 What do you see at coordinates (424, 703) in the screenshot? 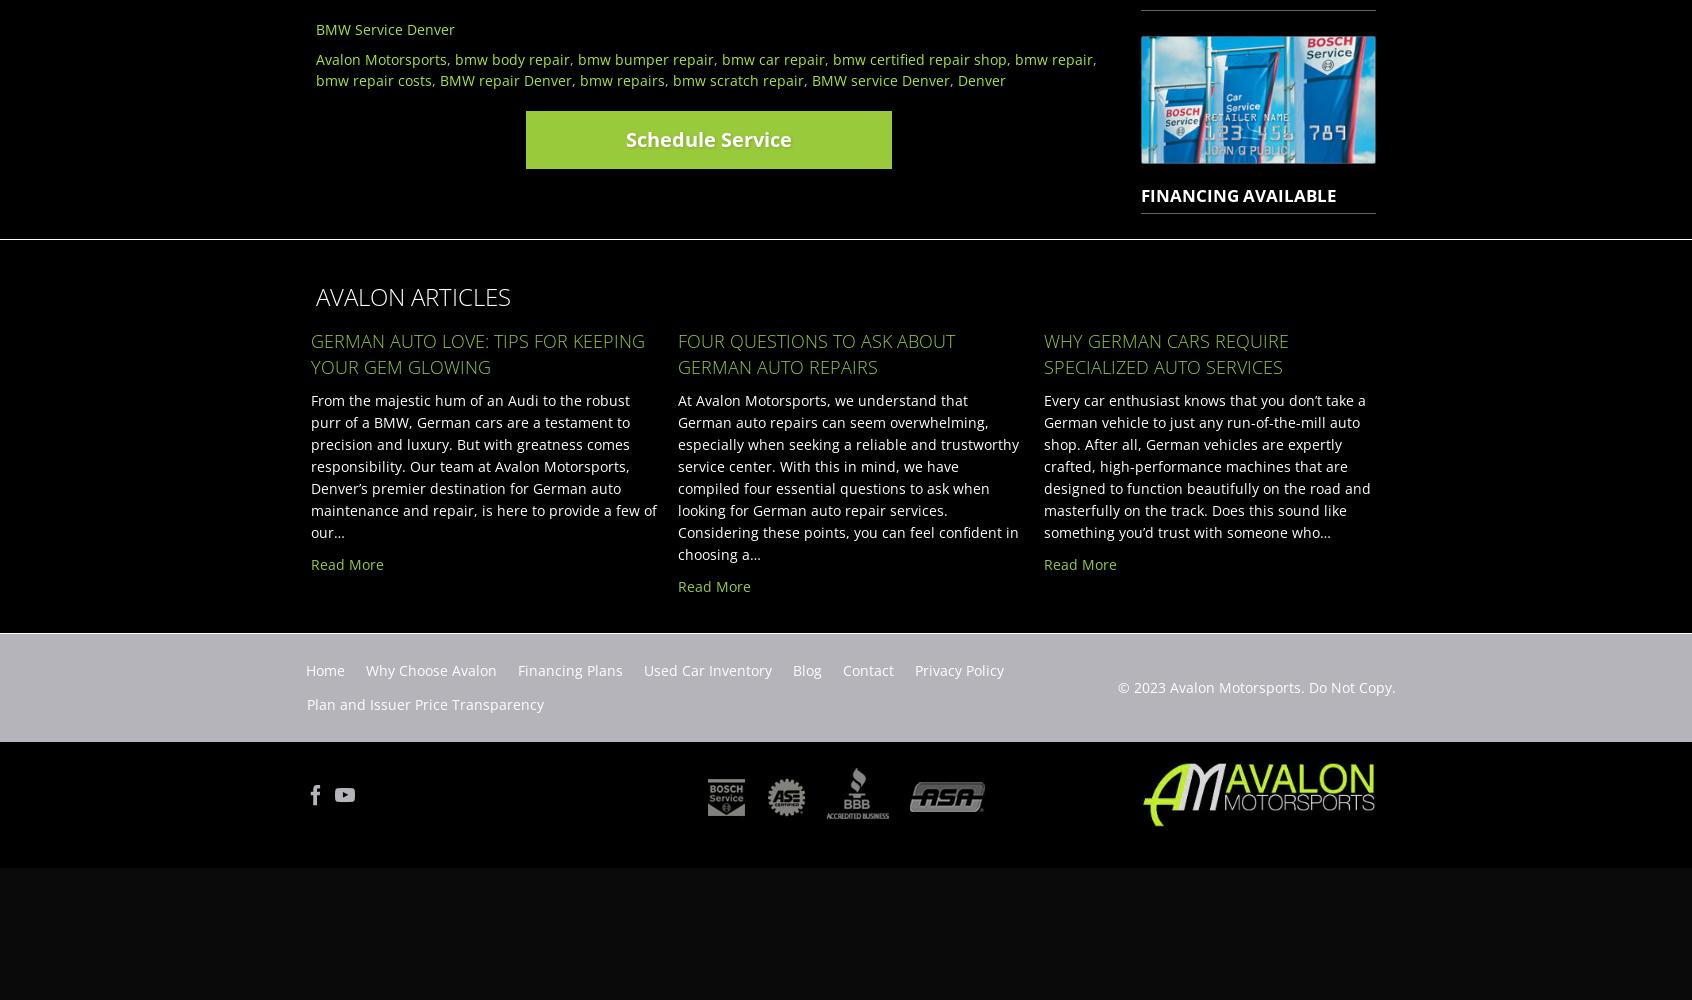
I see `'Plan and Issuer Price Transparency'` at bounding box center [424, 703].